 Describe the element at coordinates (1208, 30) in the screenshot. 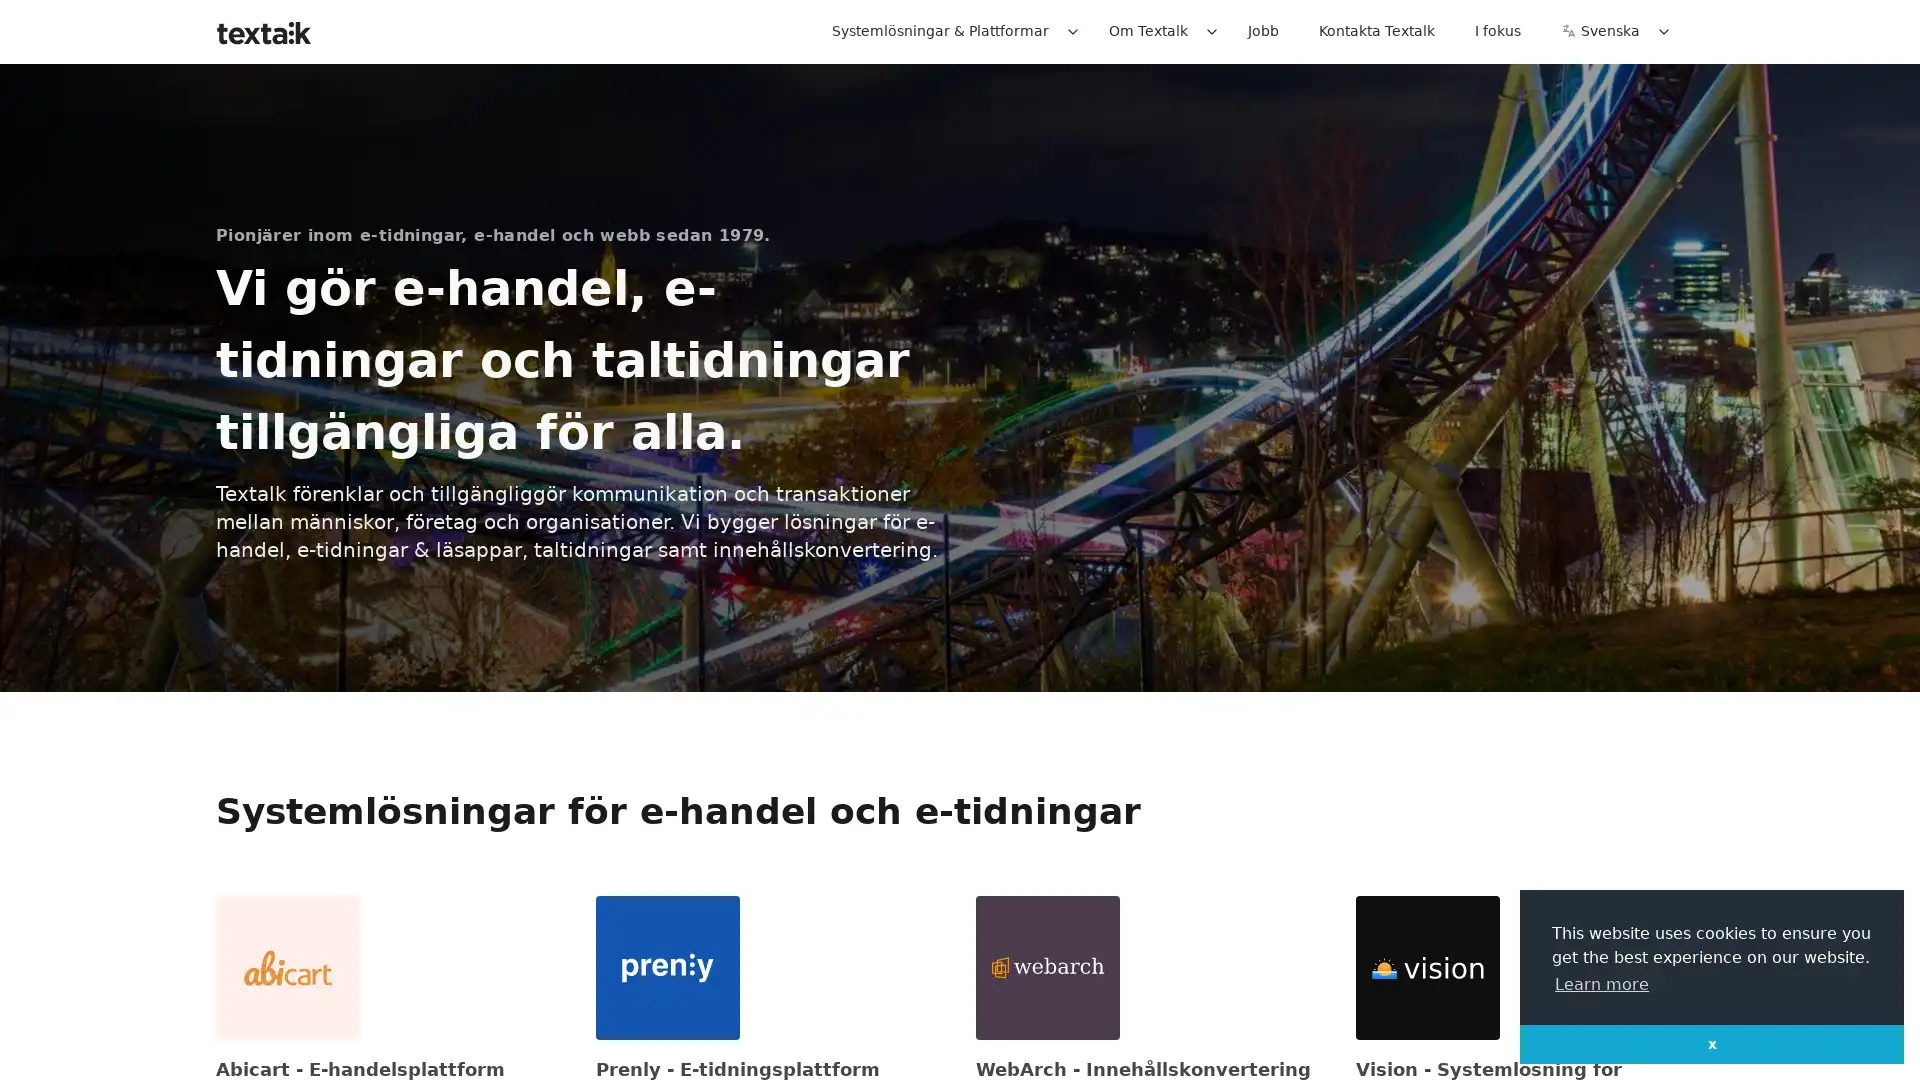

I see `Expand / collapse menu` at that location.